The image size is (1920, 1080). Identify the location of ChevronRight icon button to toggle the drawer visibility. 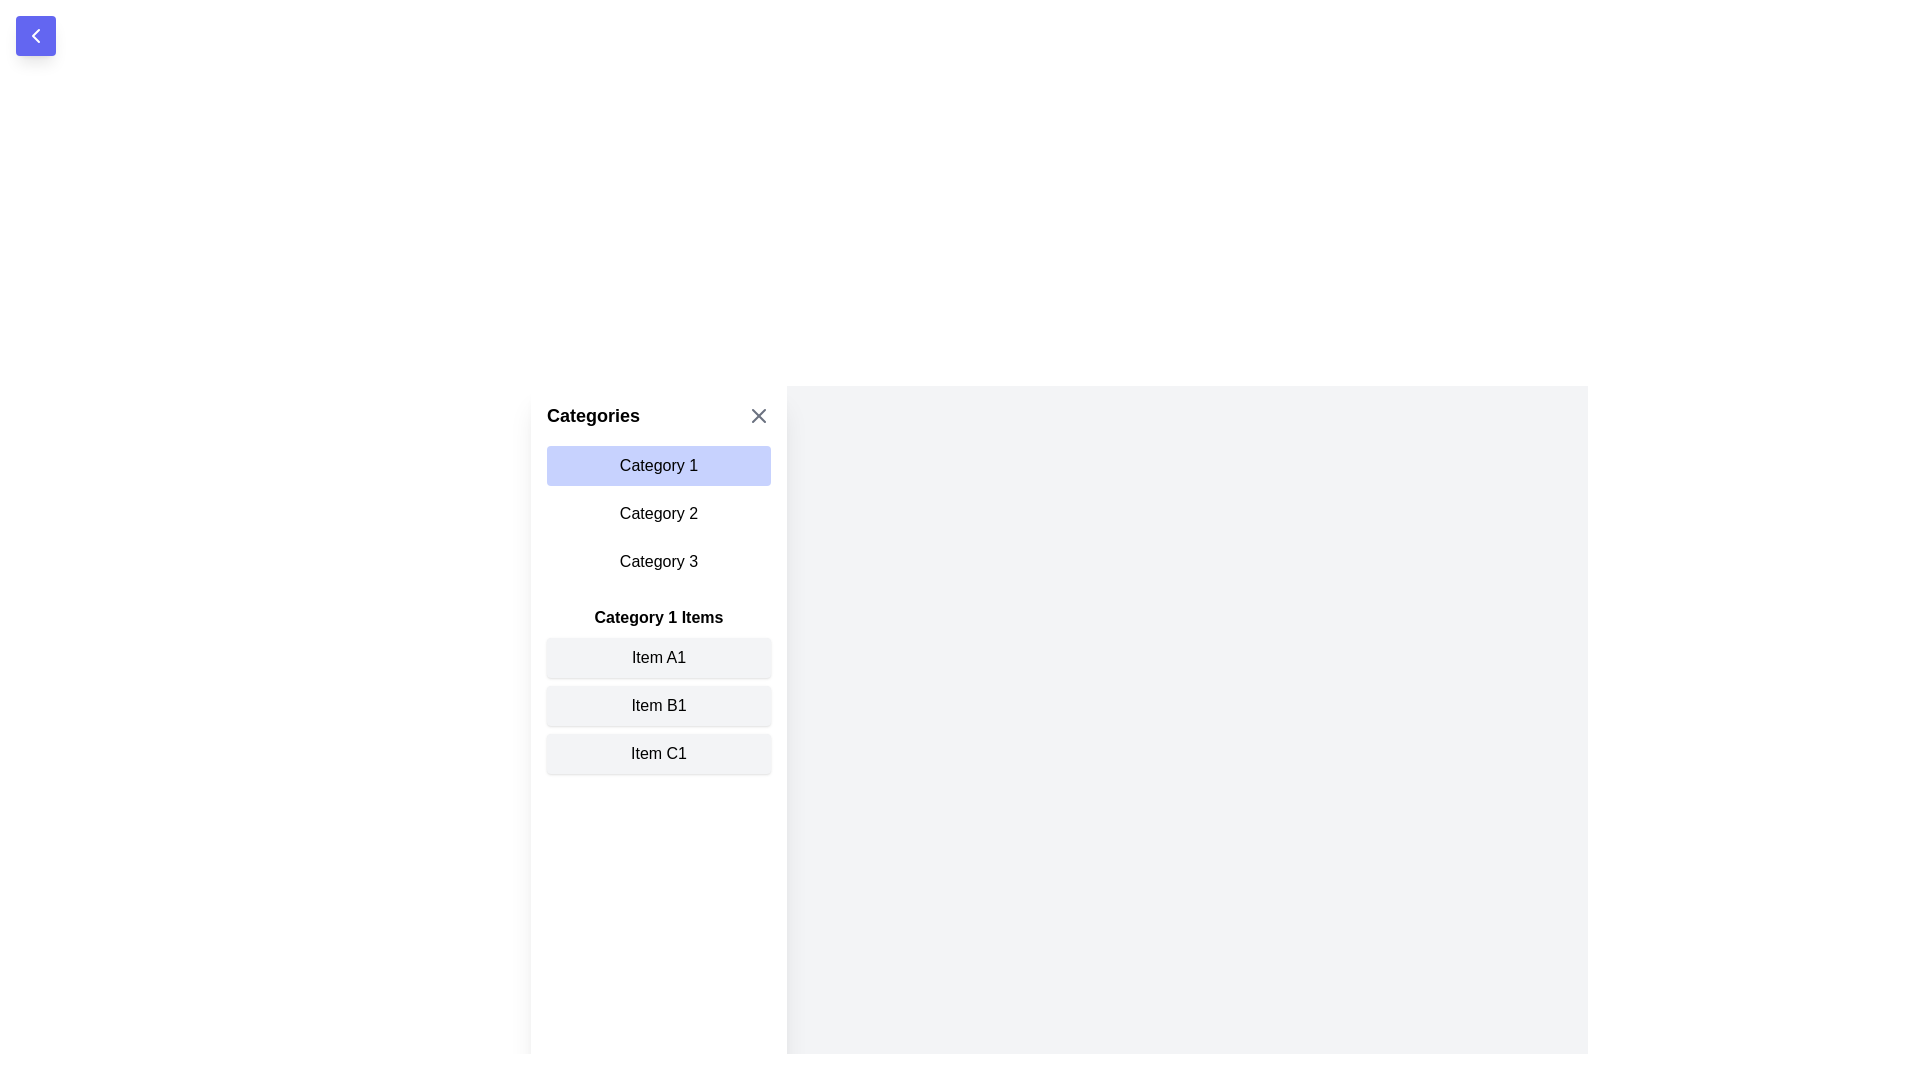
(35, 35).